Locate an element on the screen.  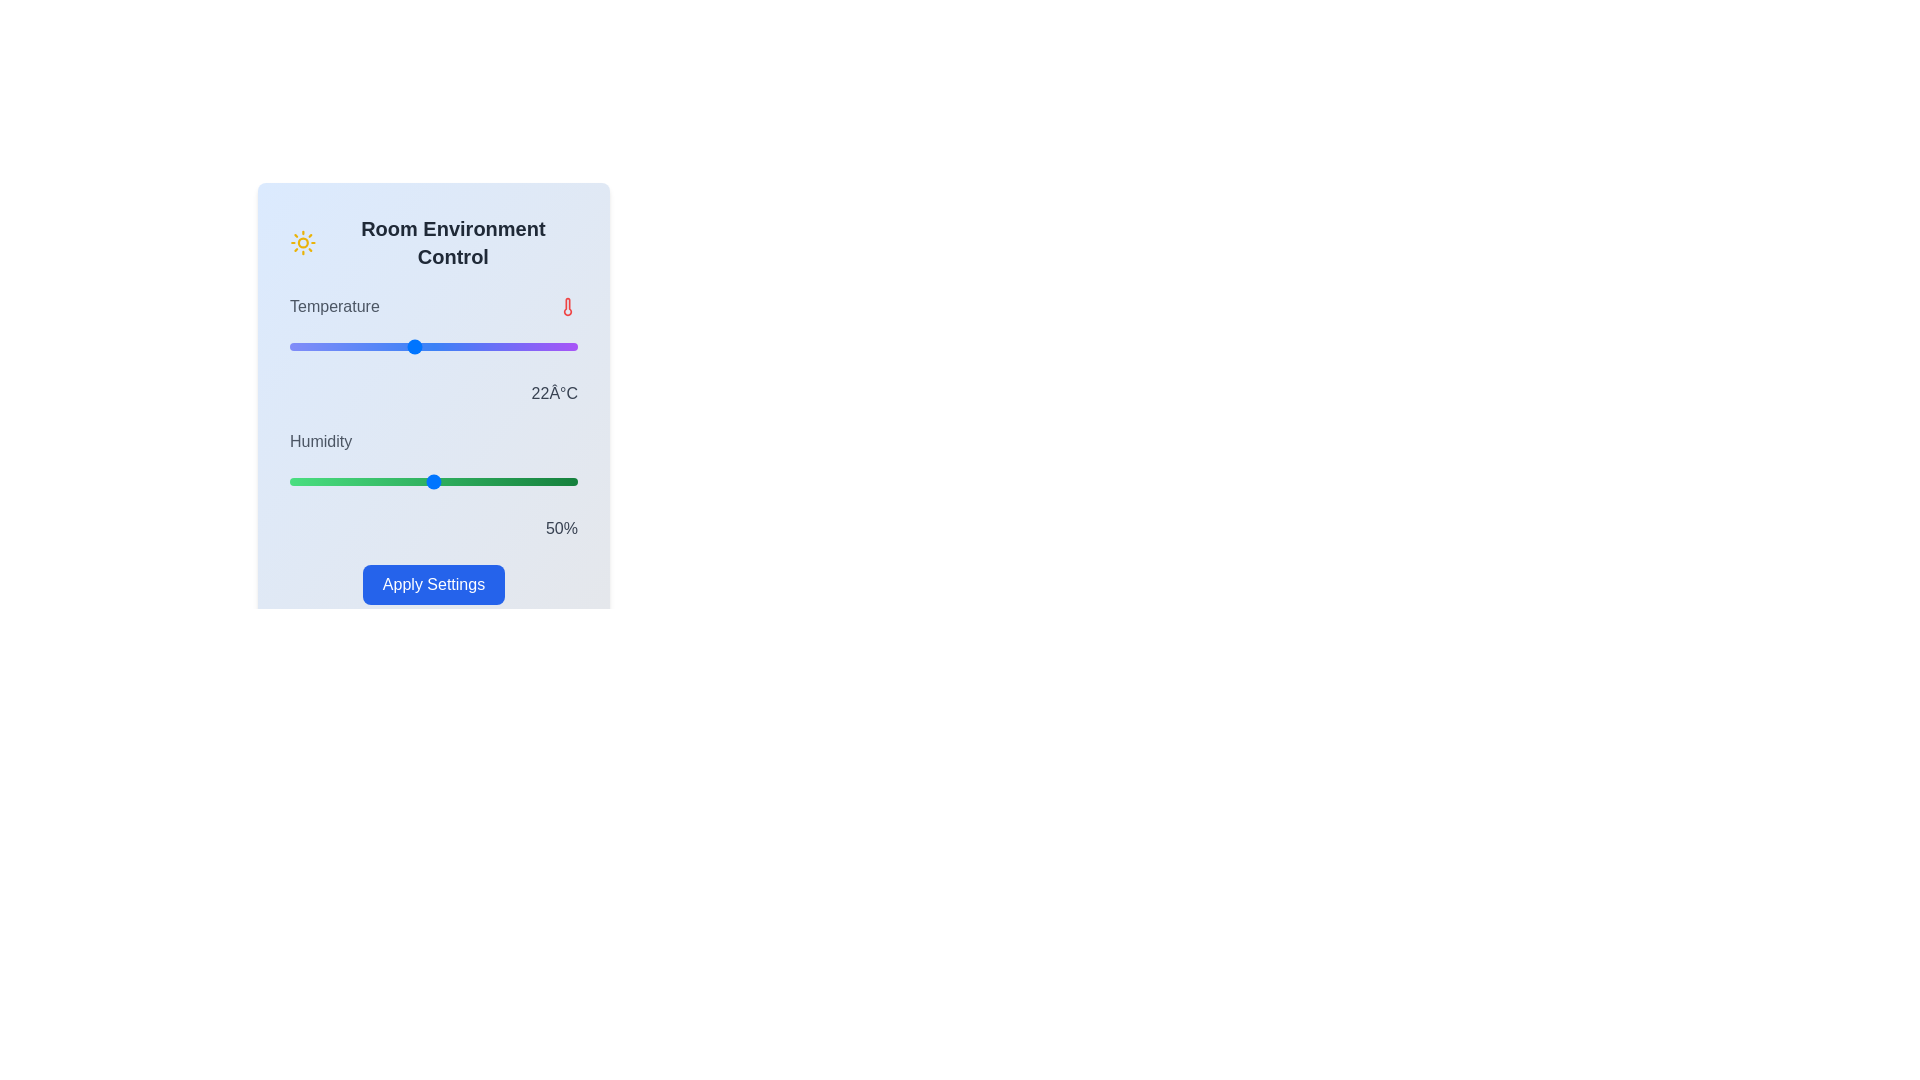
the humidity slider to set the humidity to 9% is located at coordinates (314, 482).